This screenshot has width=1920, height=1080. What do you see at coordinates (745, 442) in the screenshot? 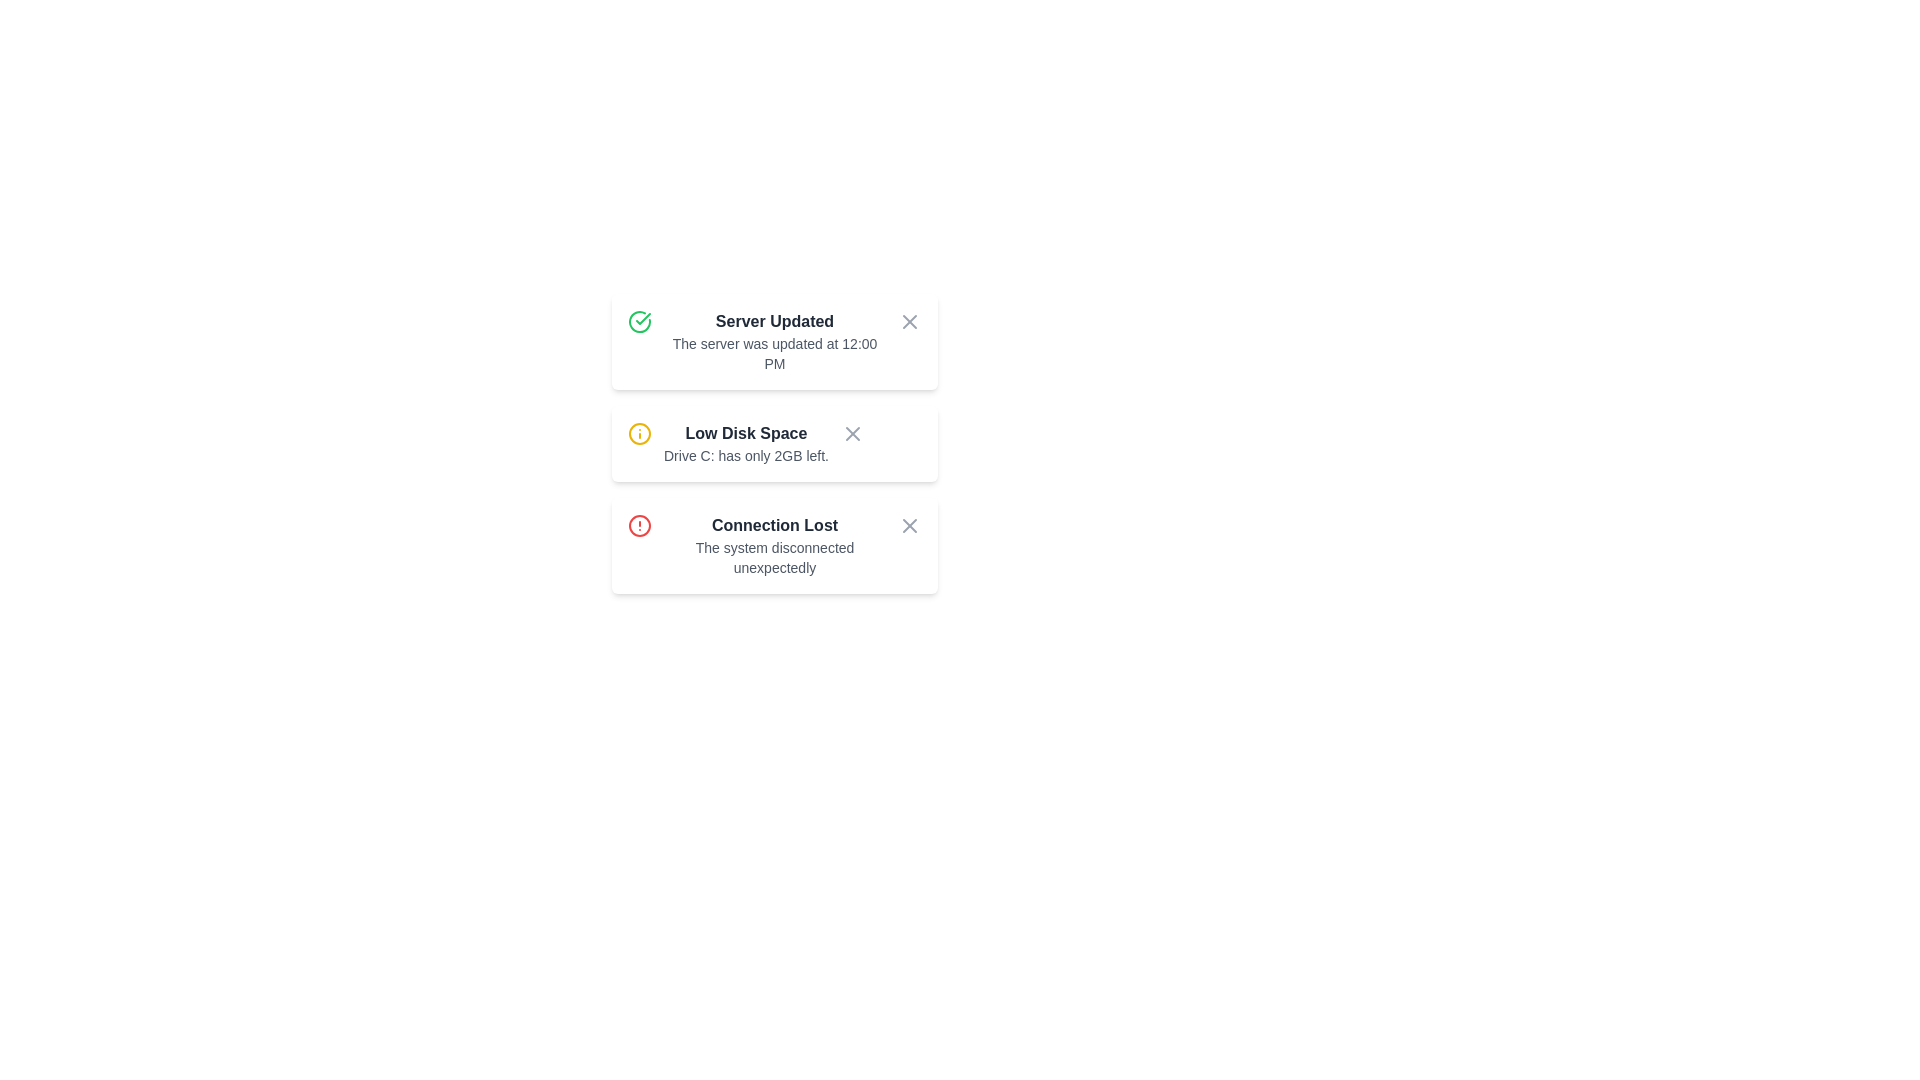
I see `notification text in the text area that informs about low disk space on the C drive, which is the second notification in a vertical stack of three notifications` at bounding box center [745, 442].